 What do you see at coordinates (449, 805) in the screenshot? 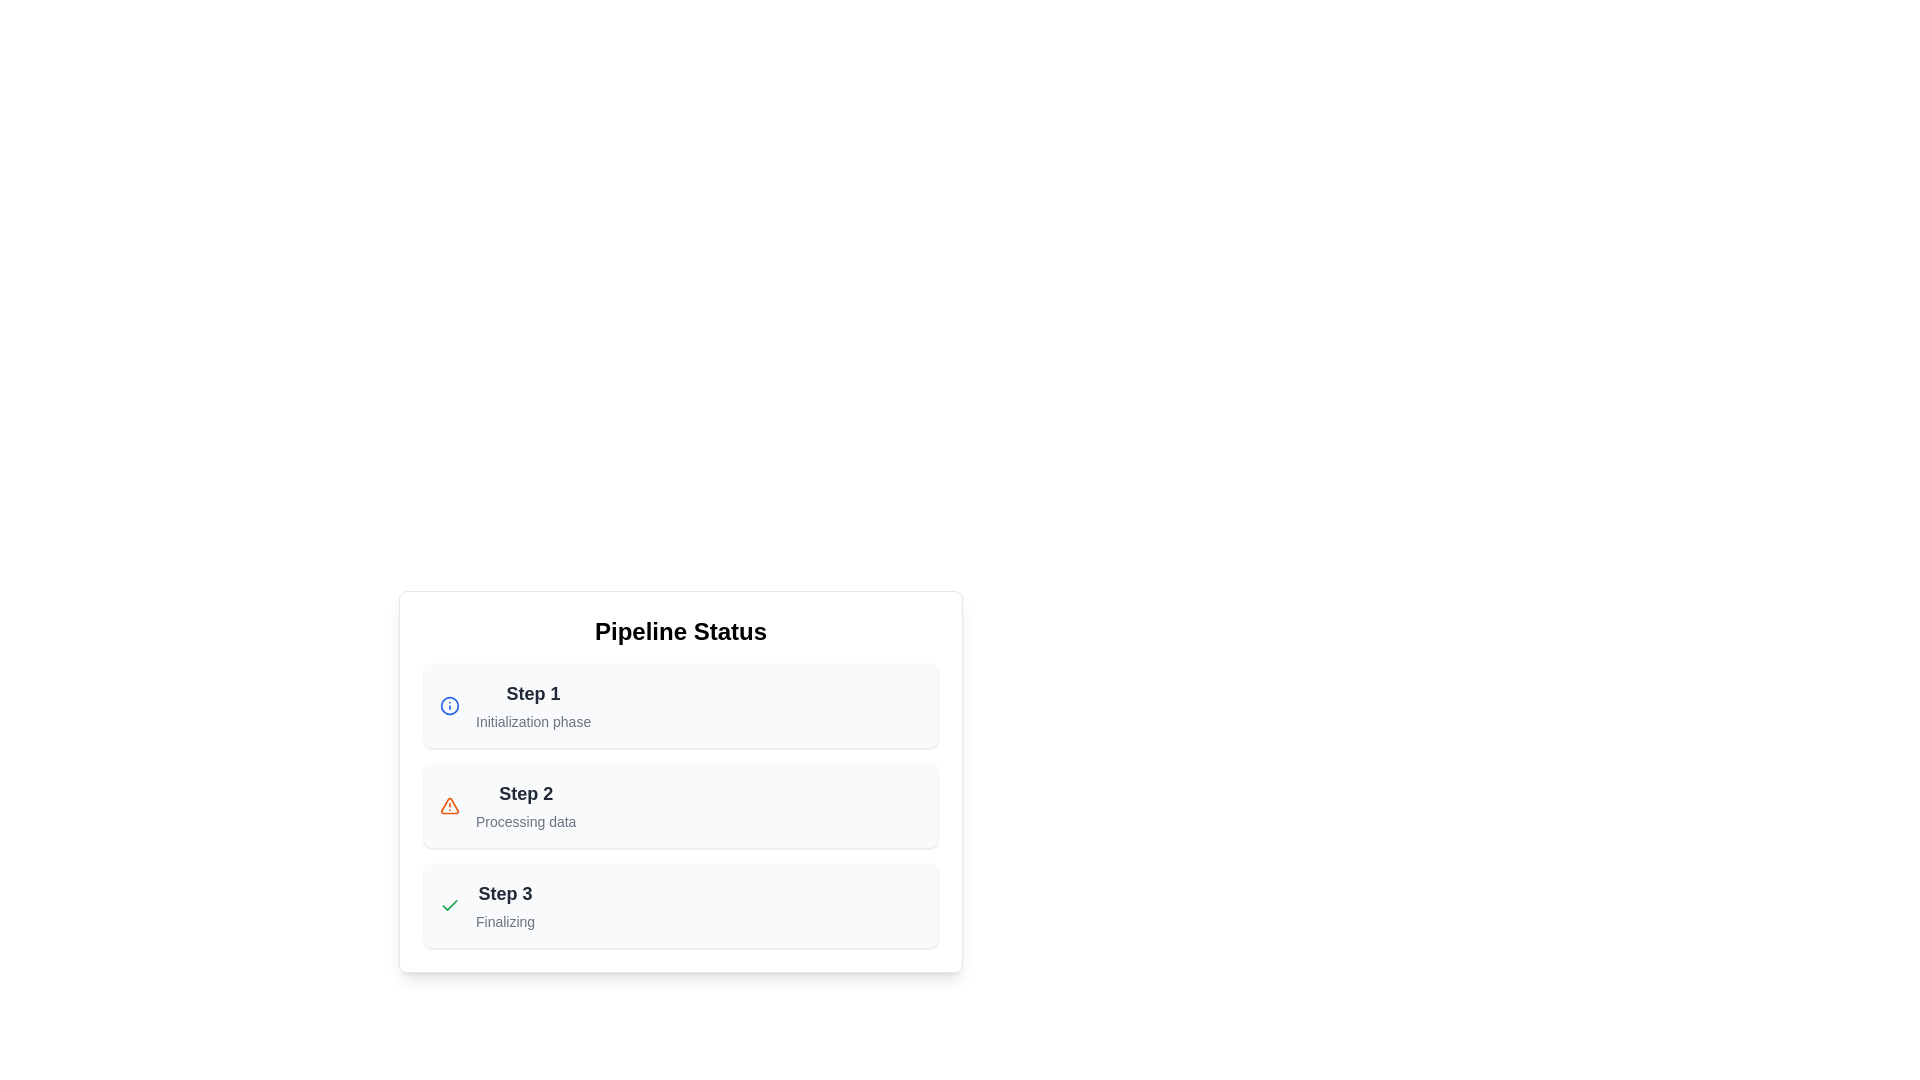
I see `the triangular orange warning icon, which is the leftmost icon in the second step of the pipeline status list` at bounding box center [449, 805].